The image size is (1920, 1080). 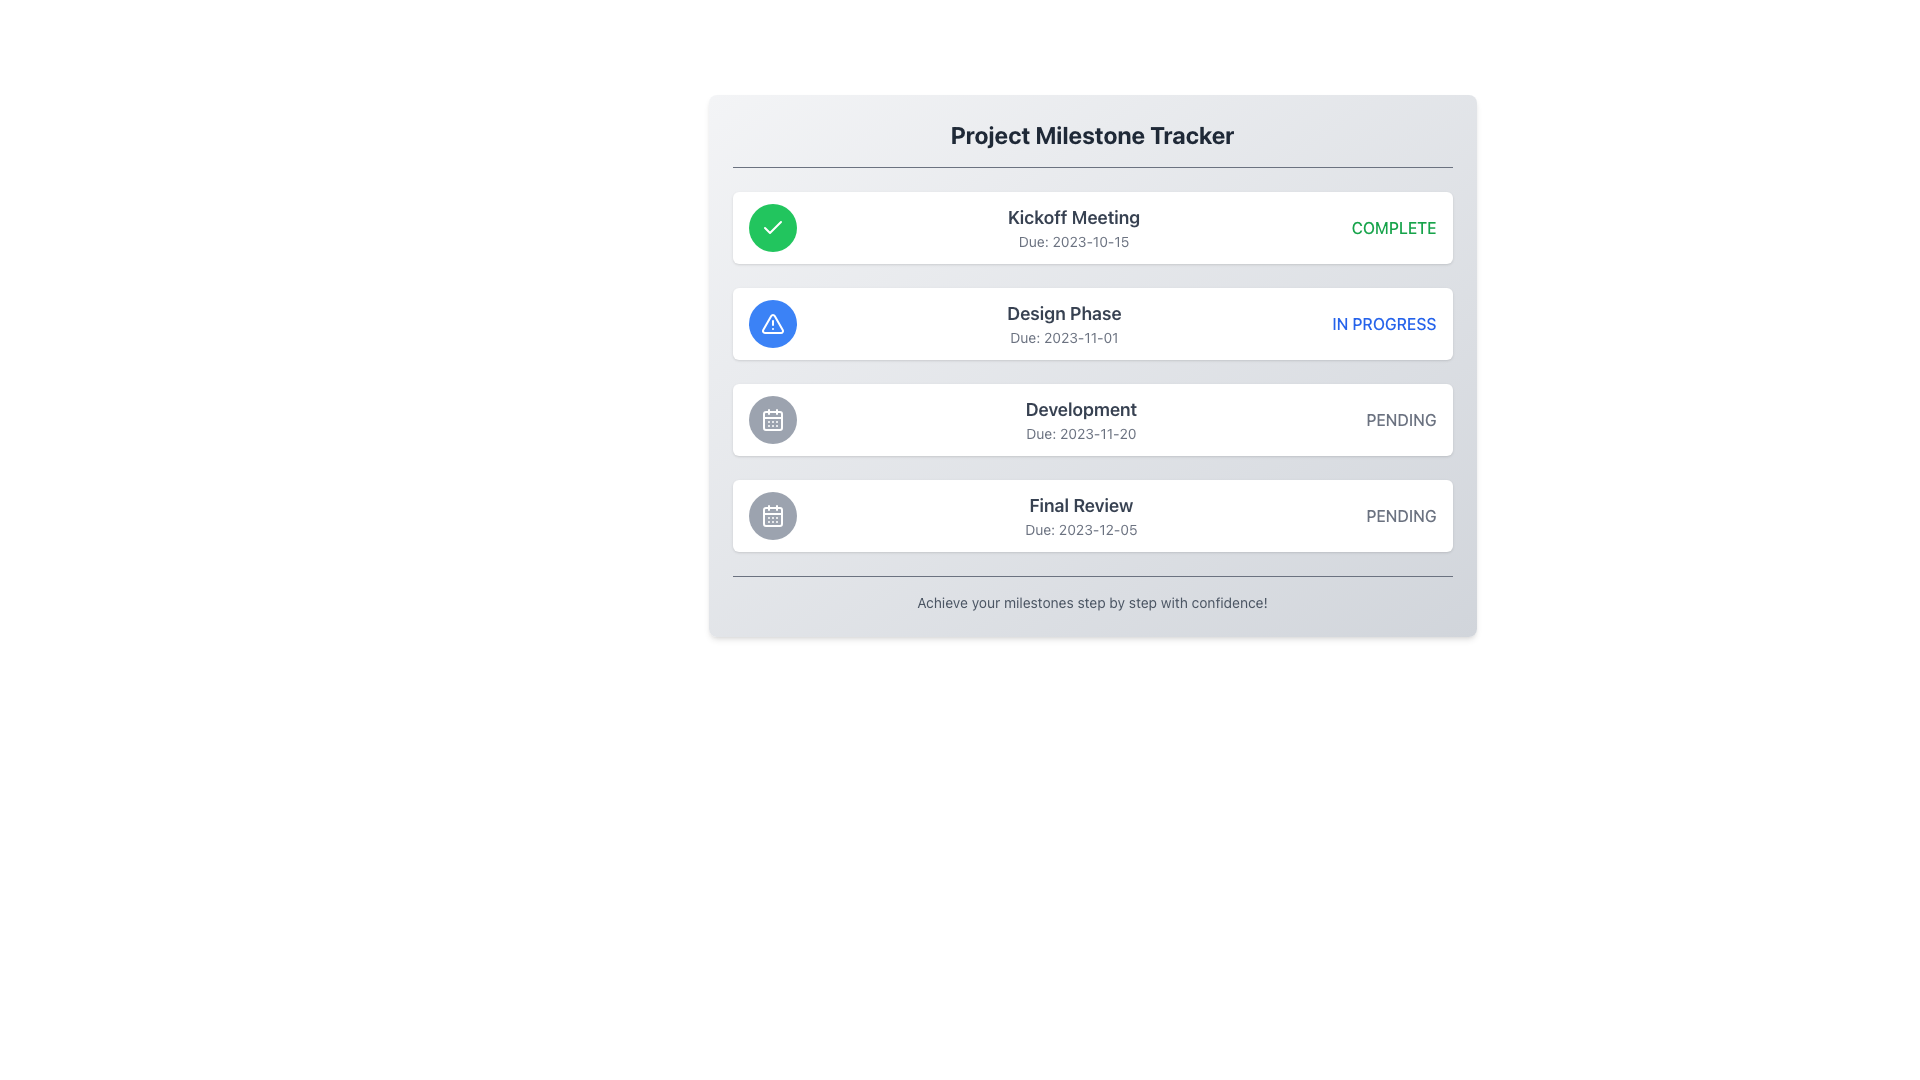 What do you see at coordinates (1073, 218) in the screenshot?
I see `the Text Label that serves as the title for the 'Kickoff Meeting' milestone task, which is positioned above the 'Due: 2023-10-15' label` at bounding box center [1073, 218].